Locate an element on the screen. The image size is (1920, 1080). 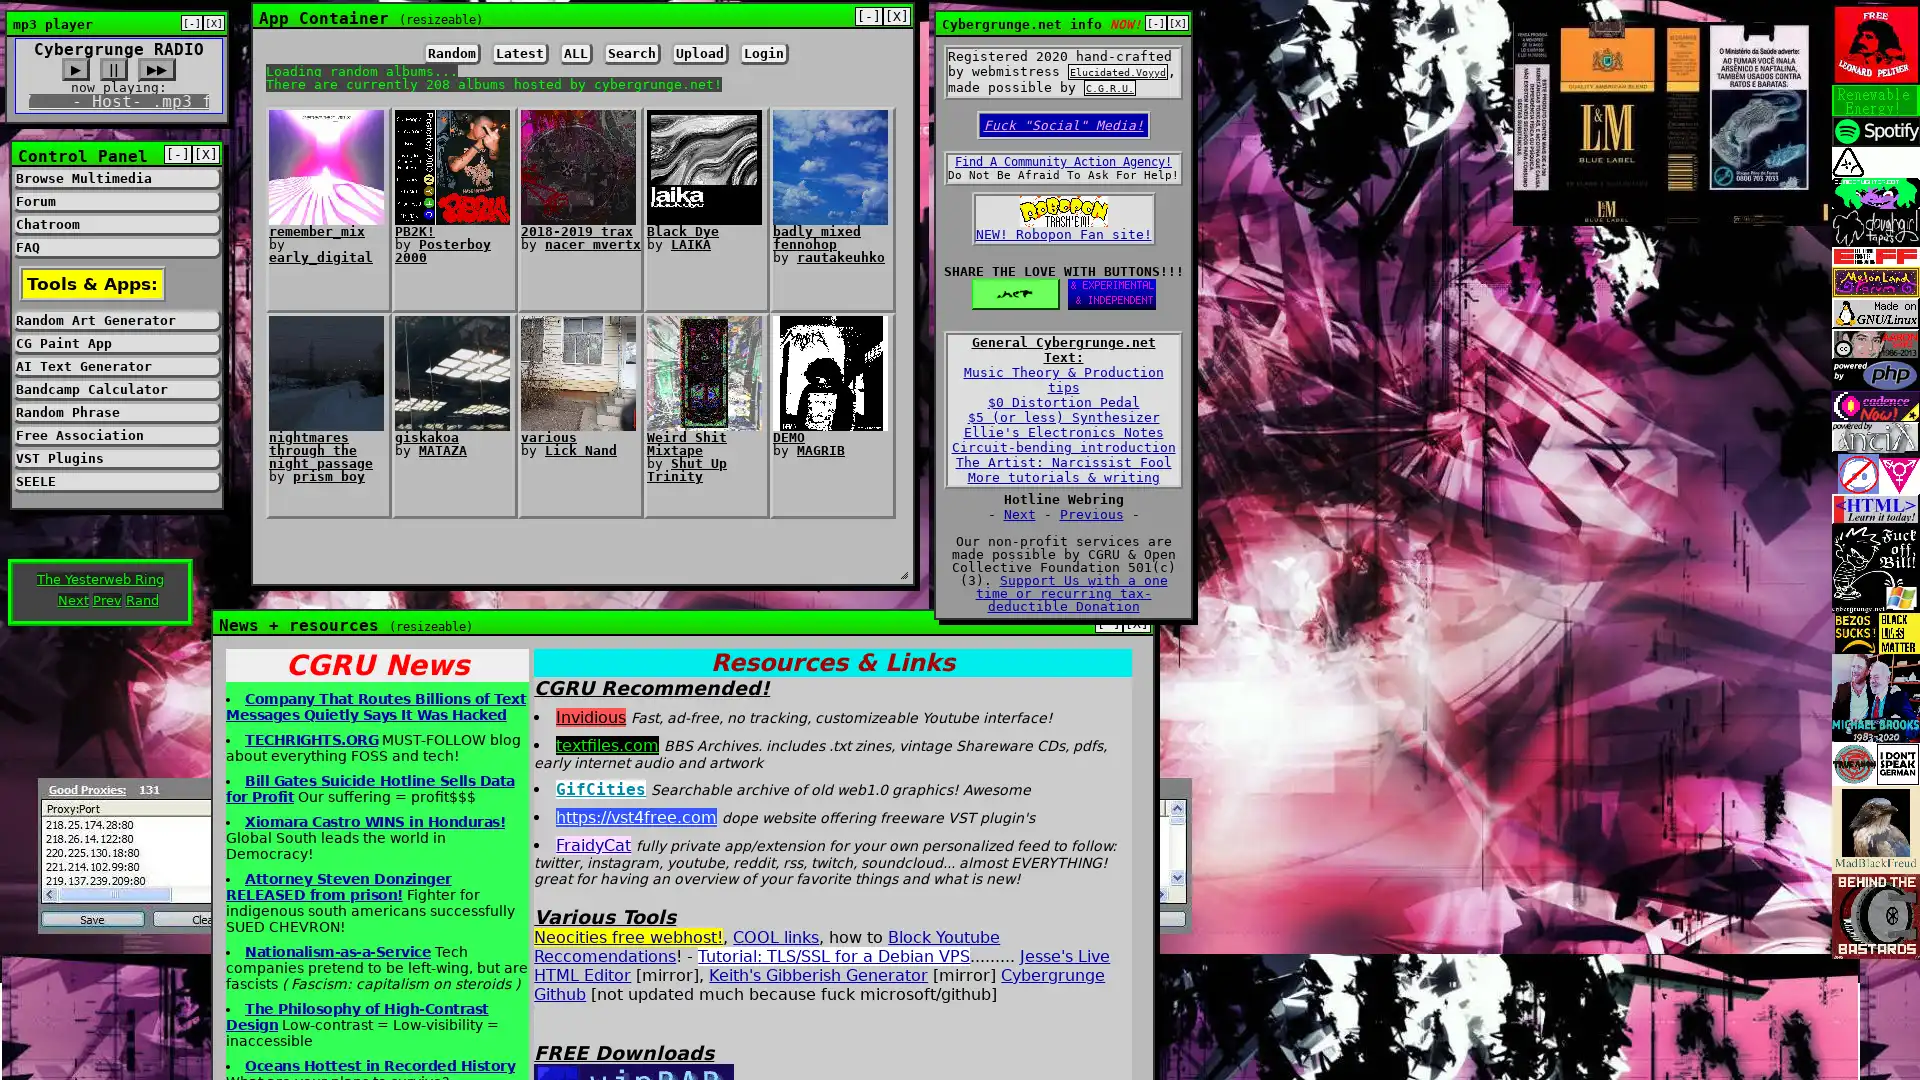
[X] is located at coordinates (206, 153).